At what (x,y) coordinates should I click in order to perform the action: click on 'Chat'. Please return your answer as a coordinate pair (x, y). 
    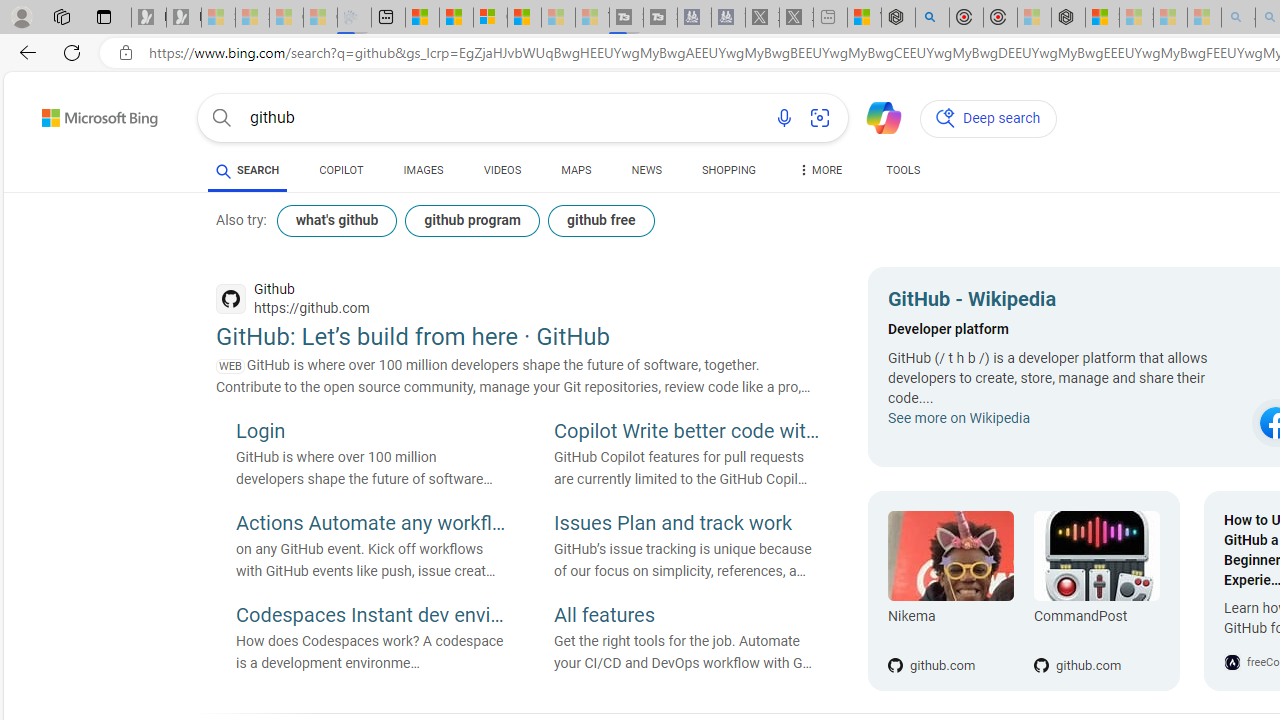
    Looking at the image, I should click on (875, 116).